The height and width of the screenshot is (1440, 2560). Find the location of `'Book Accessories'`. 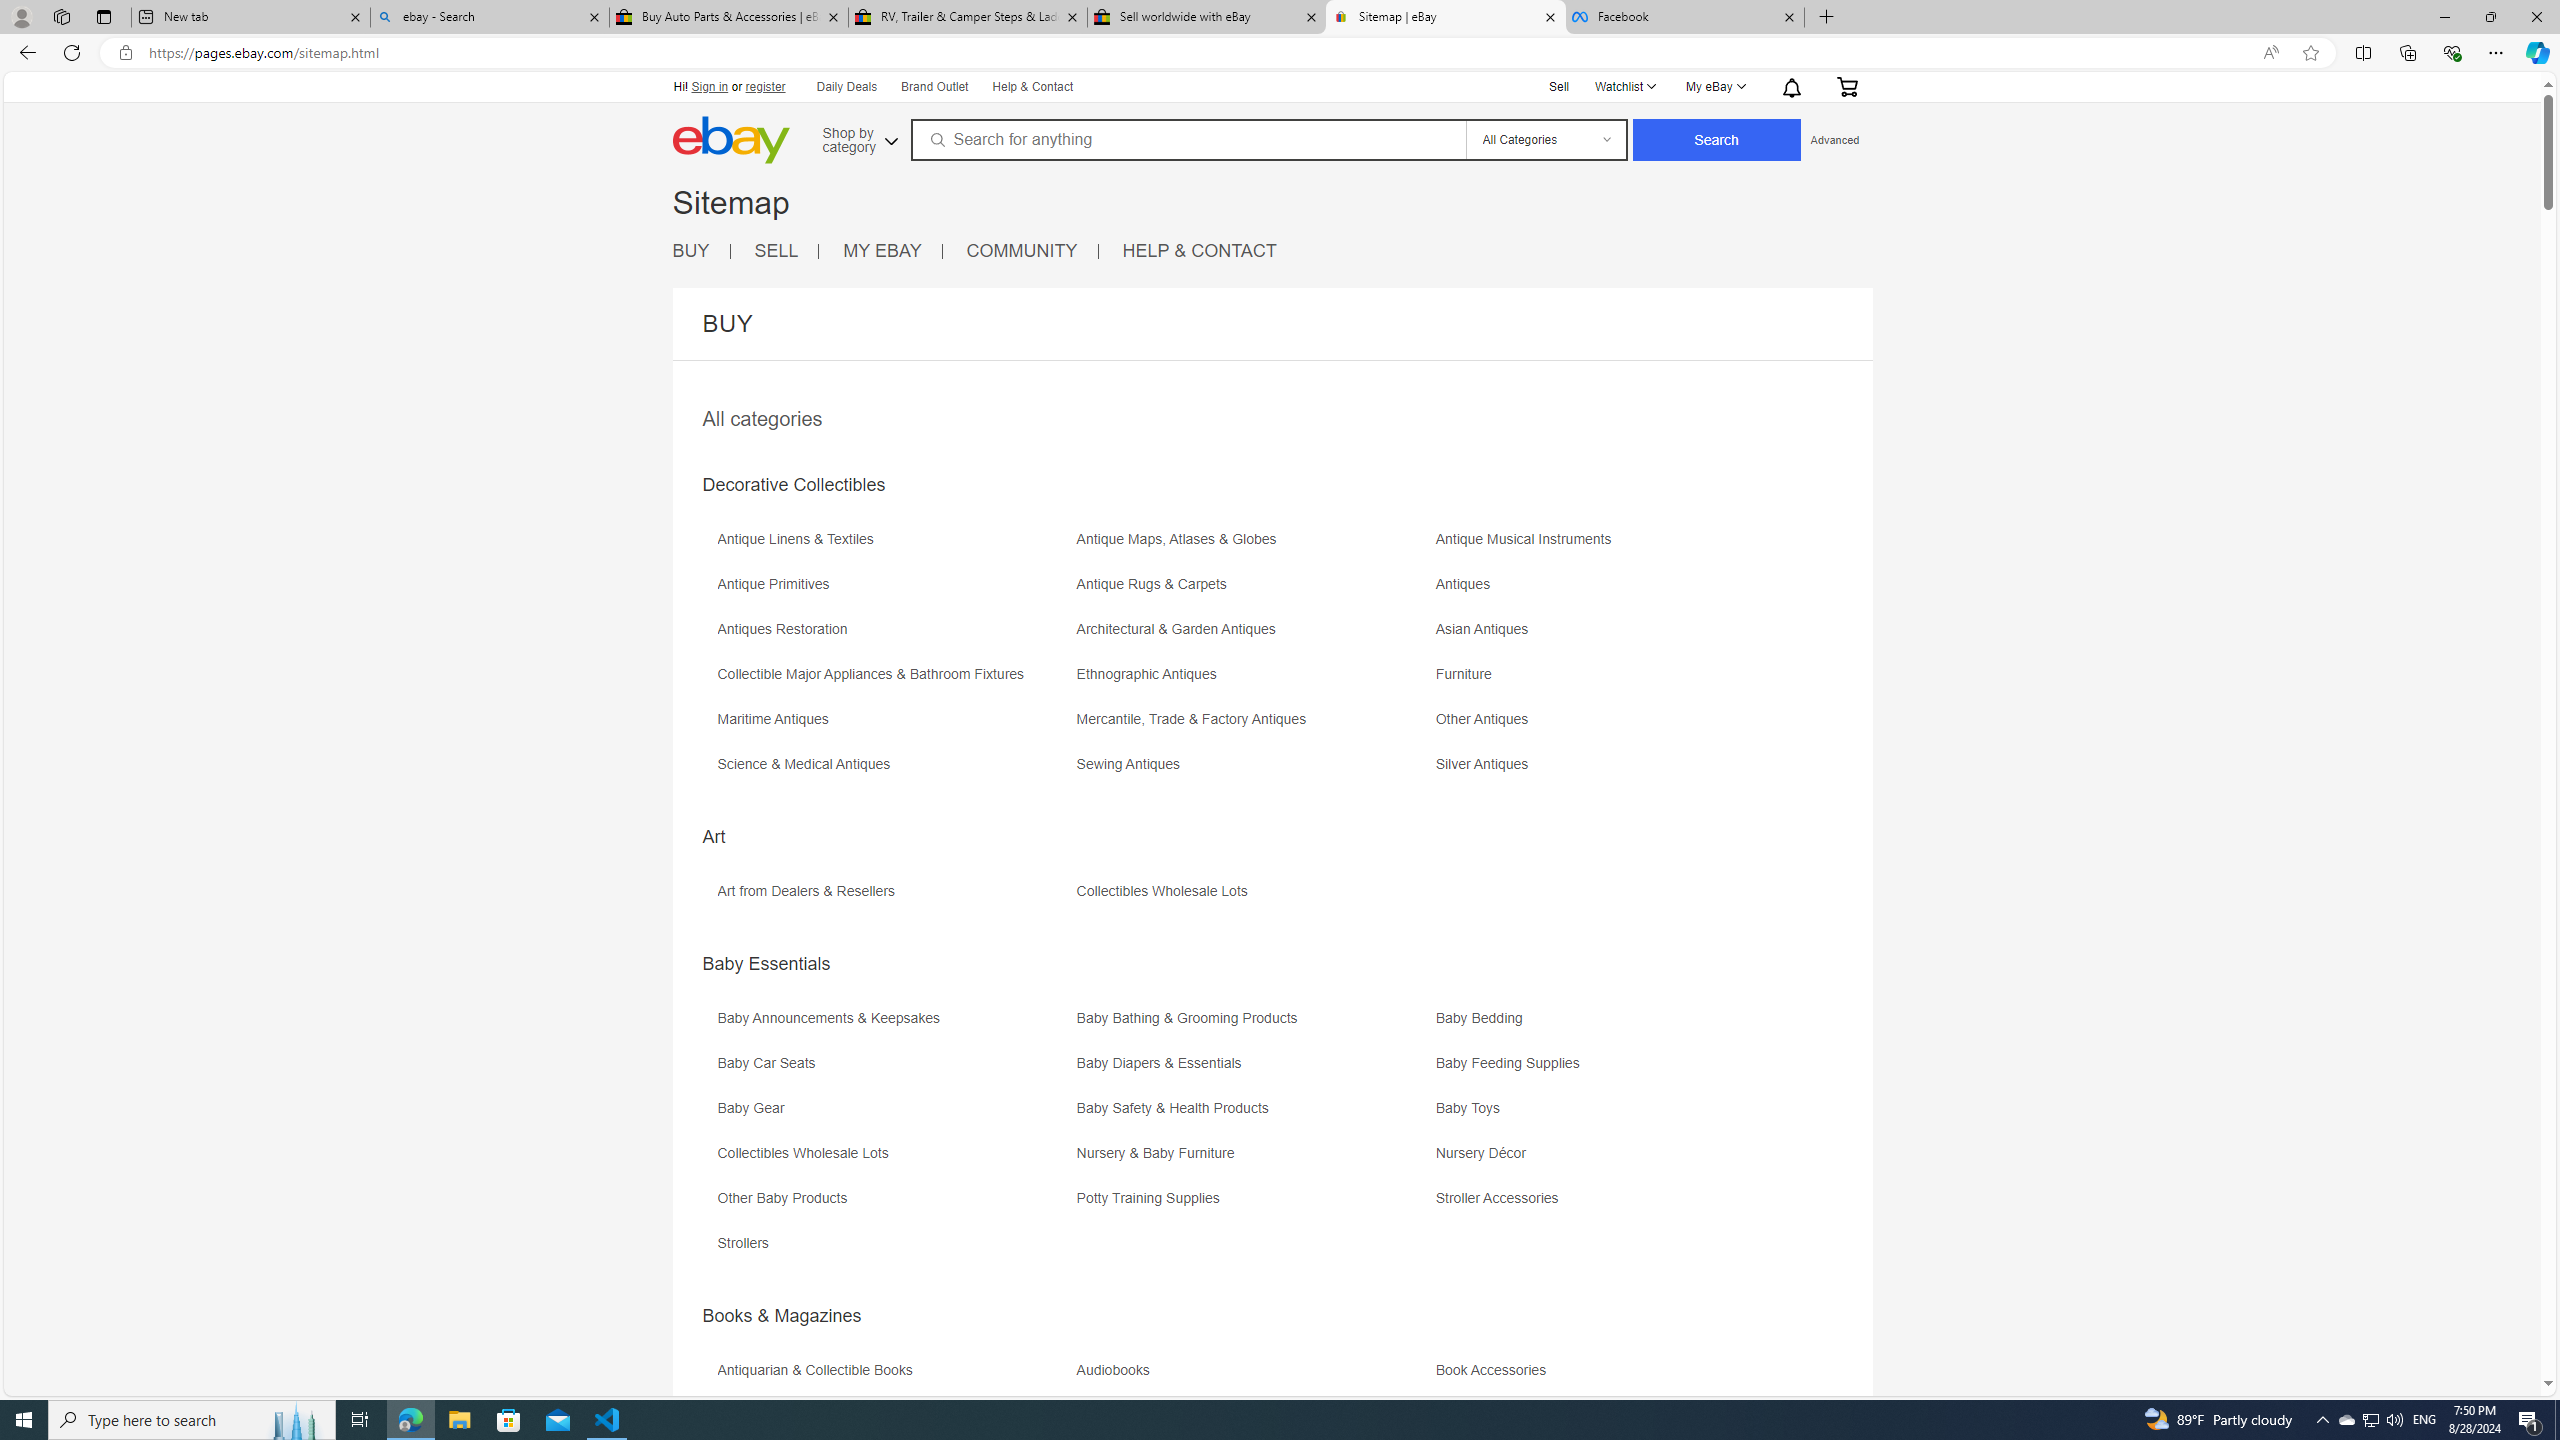

'Book Accessories' is located at coordinates (1496, 1370).